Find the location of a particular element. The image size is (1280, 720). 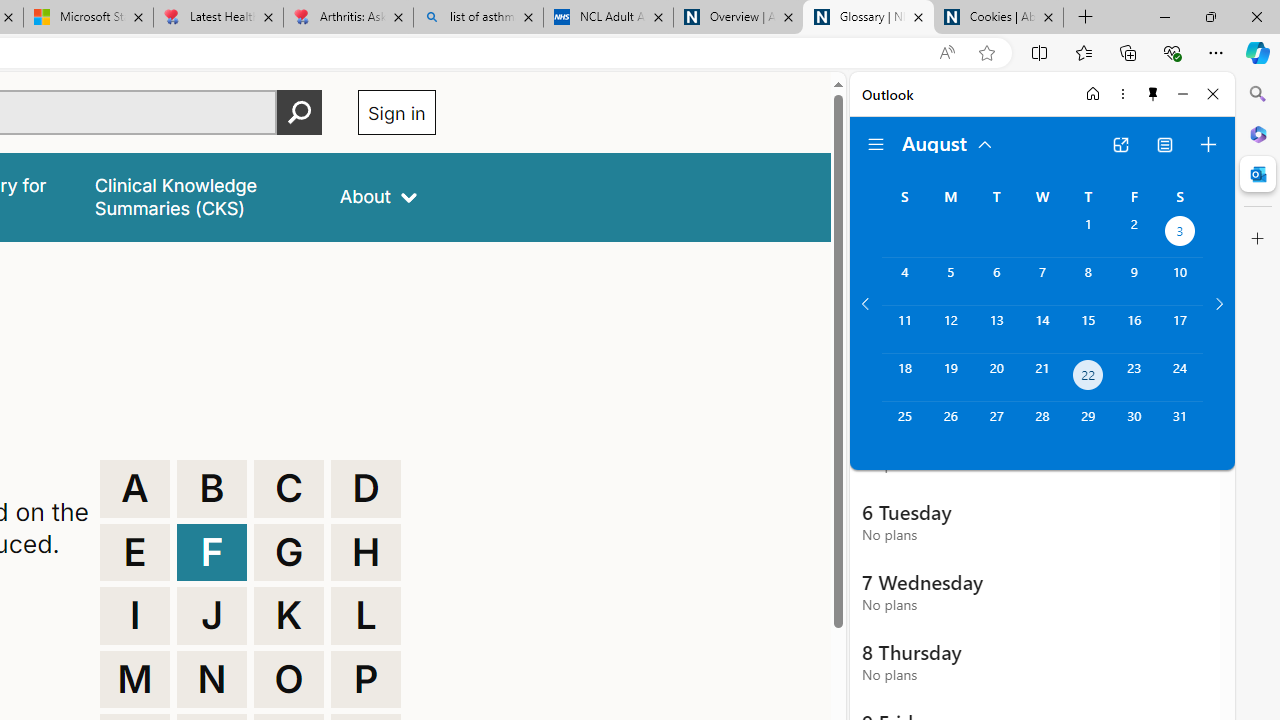

'Tuesday, August 13, 2024. ' is located at coordinates (996, 328).